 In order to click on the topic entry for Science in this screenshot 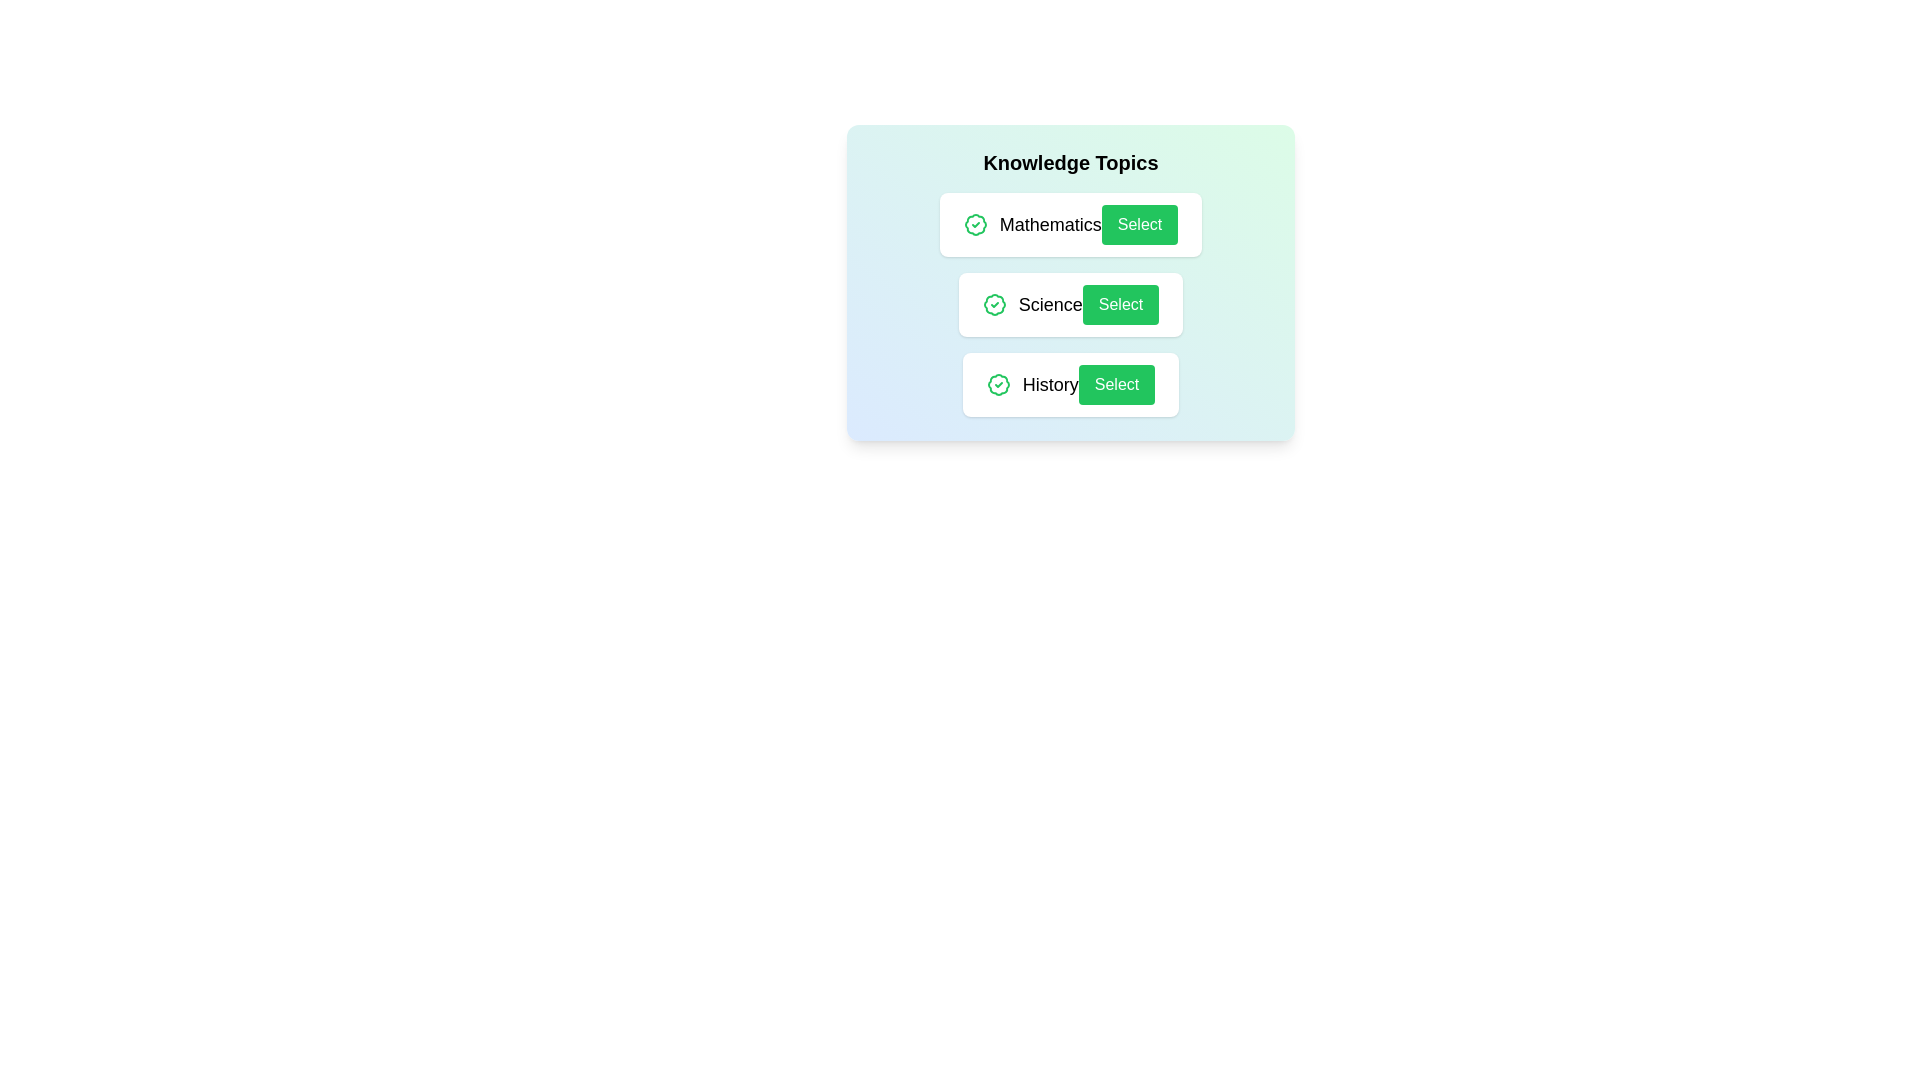, I will do `click(1069, 304)`.